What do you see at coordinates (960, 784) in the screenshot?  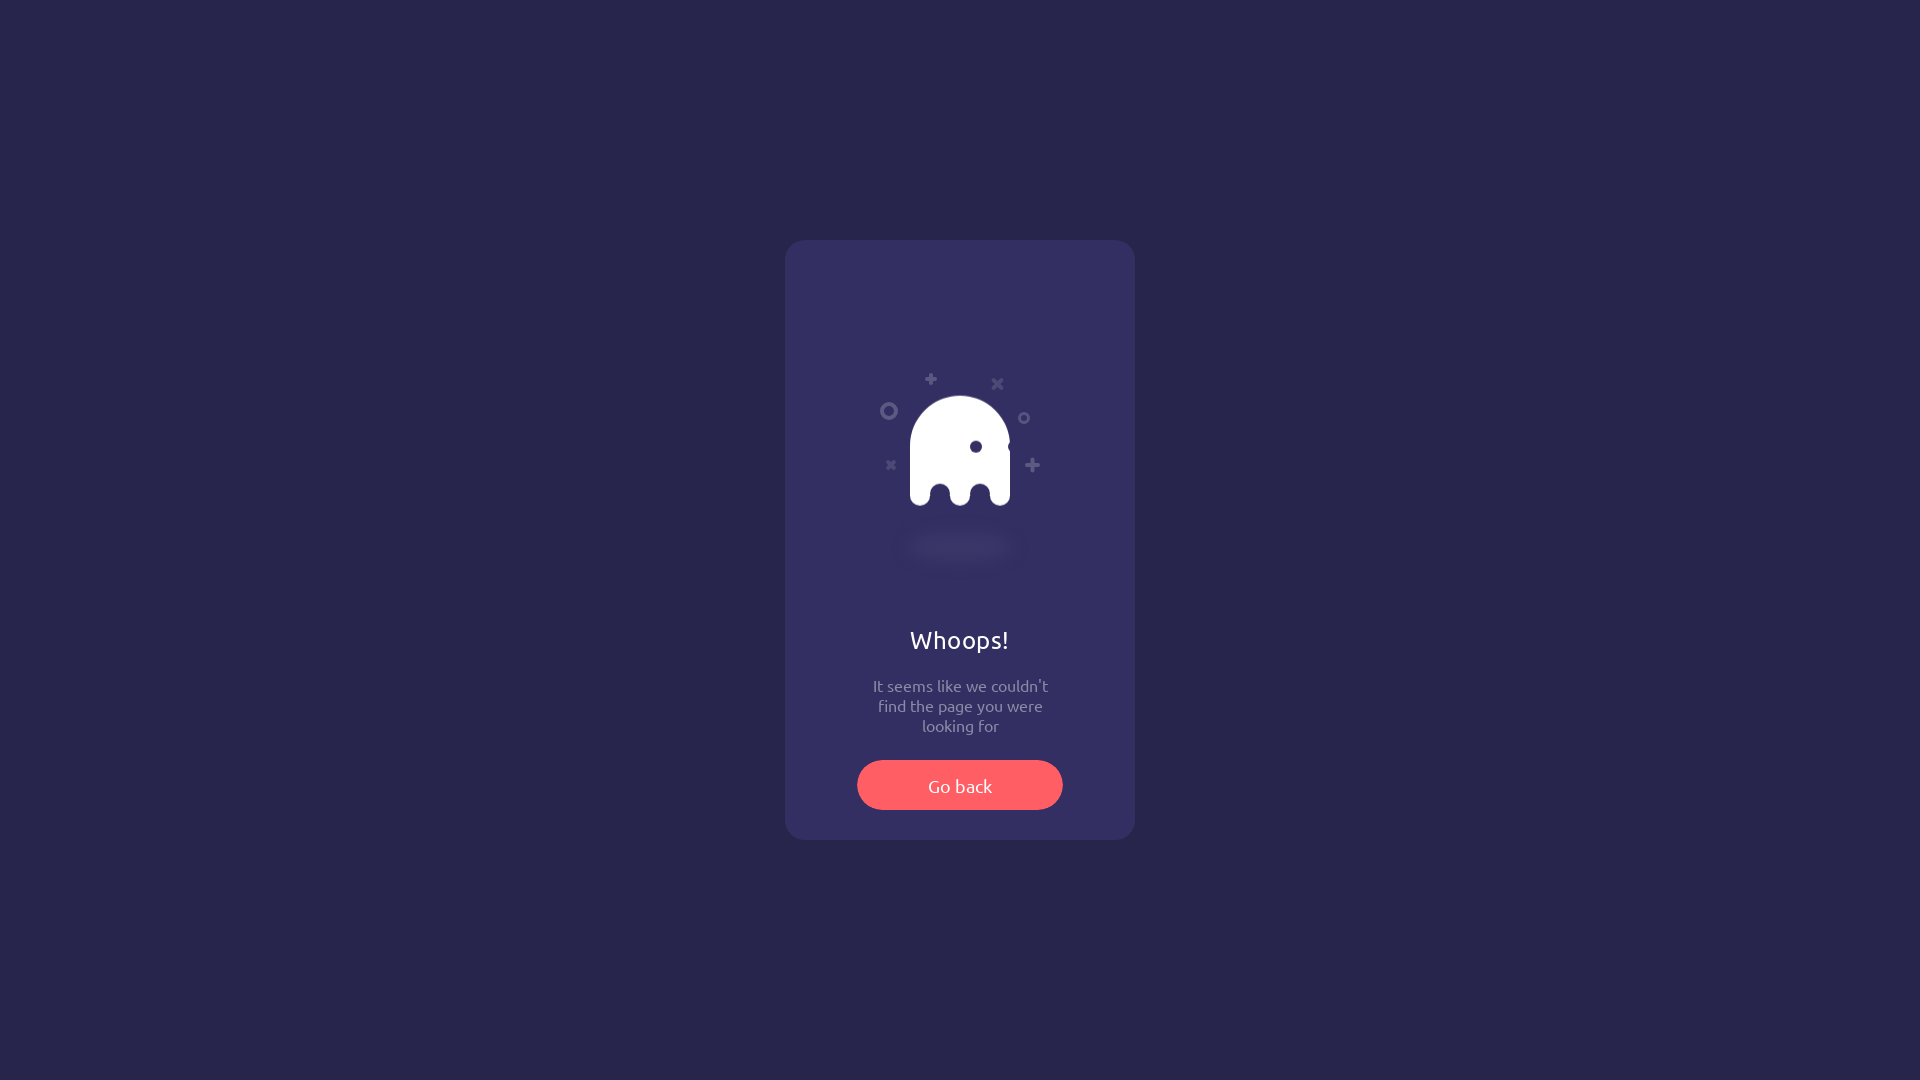 I see `'Go back'` at bounding box center [960, 784].